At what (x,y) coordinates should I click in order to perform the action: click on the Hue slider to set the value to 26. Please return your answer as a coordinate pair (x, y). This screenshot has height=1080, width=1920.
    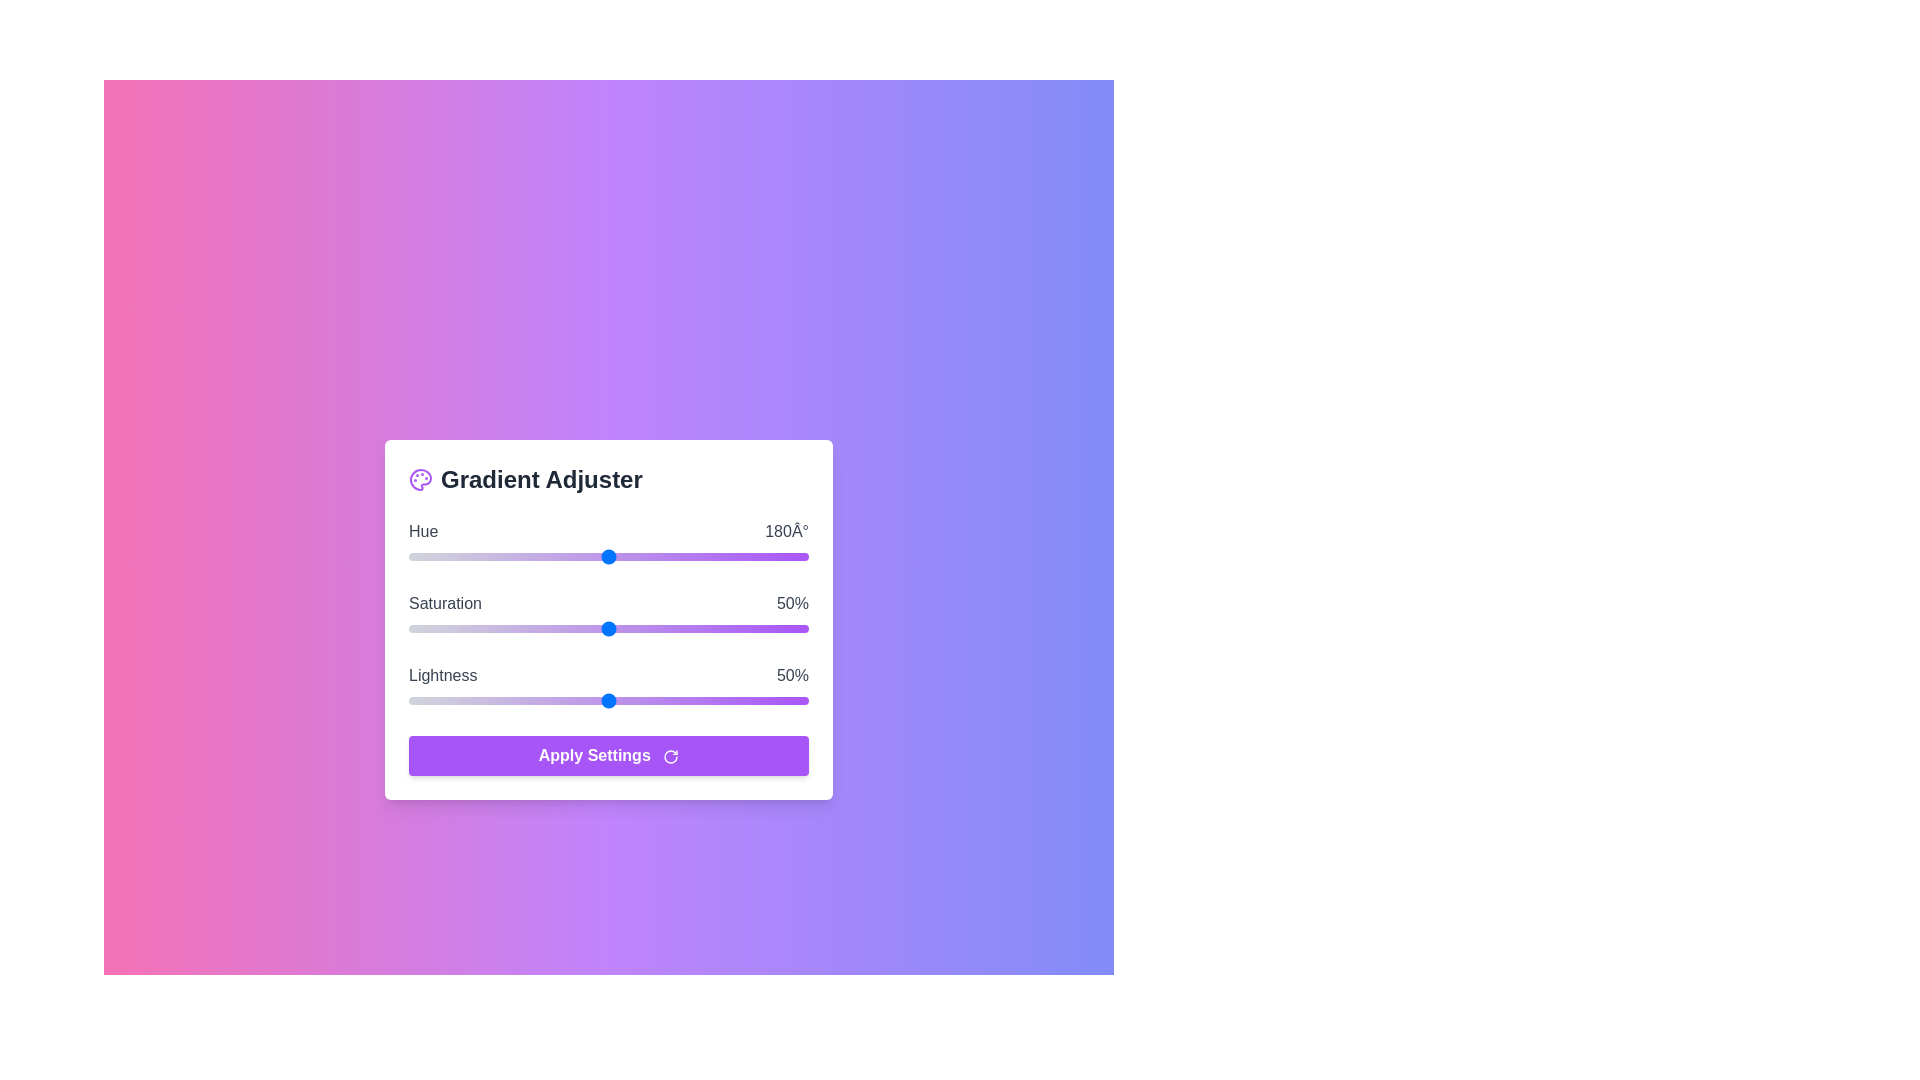
    Looking at the image, I should click on (436, 556).